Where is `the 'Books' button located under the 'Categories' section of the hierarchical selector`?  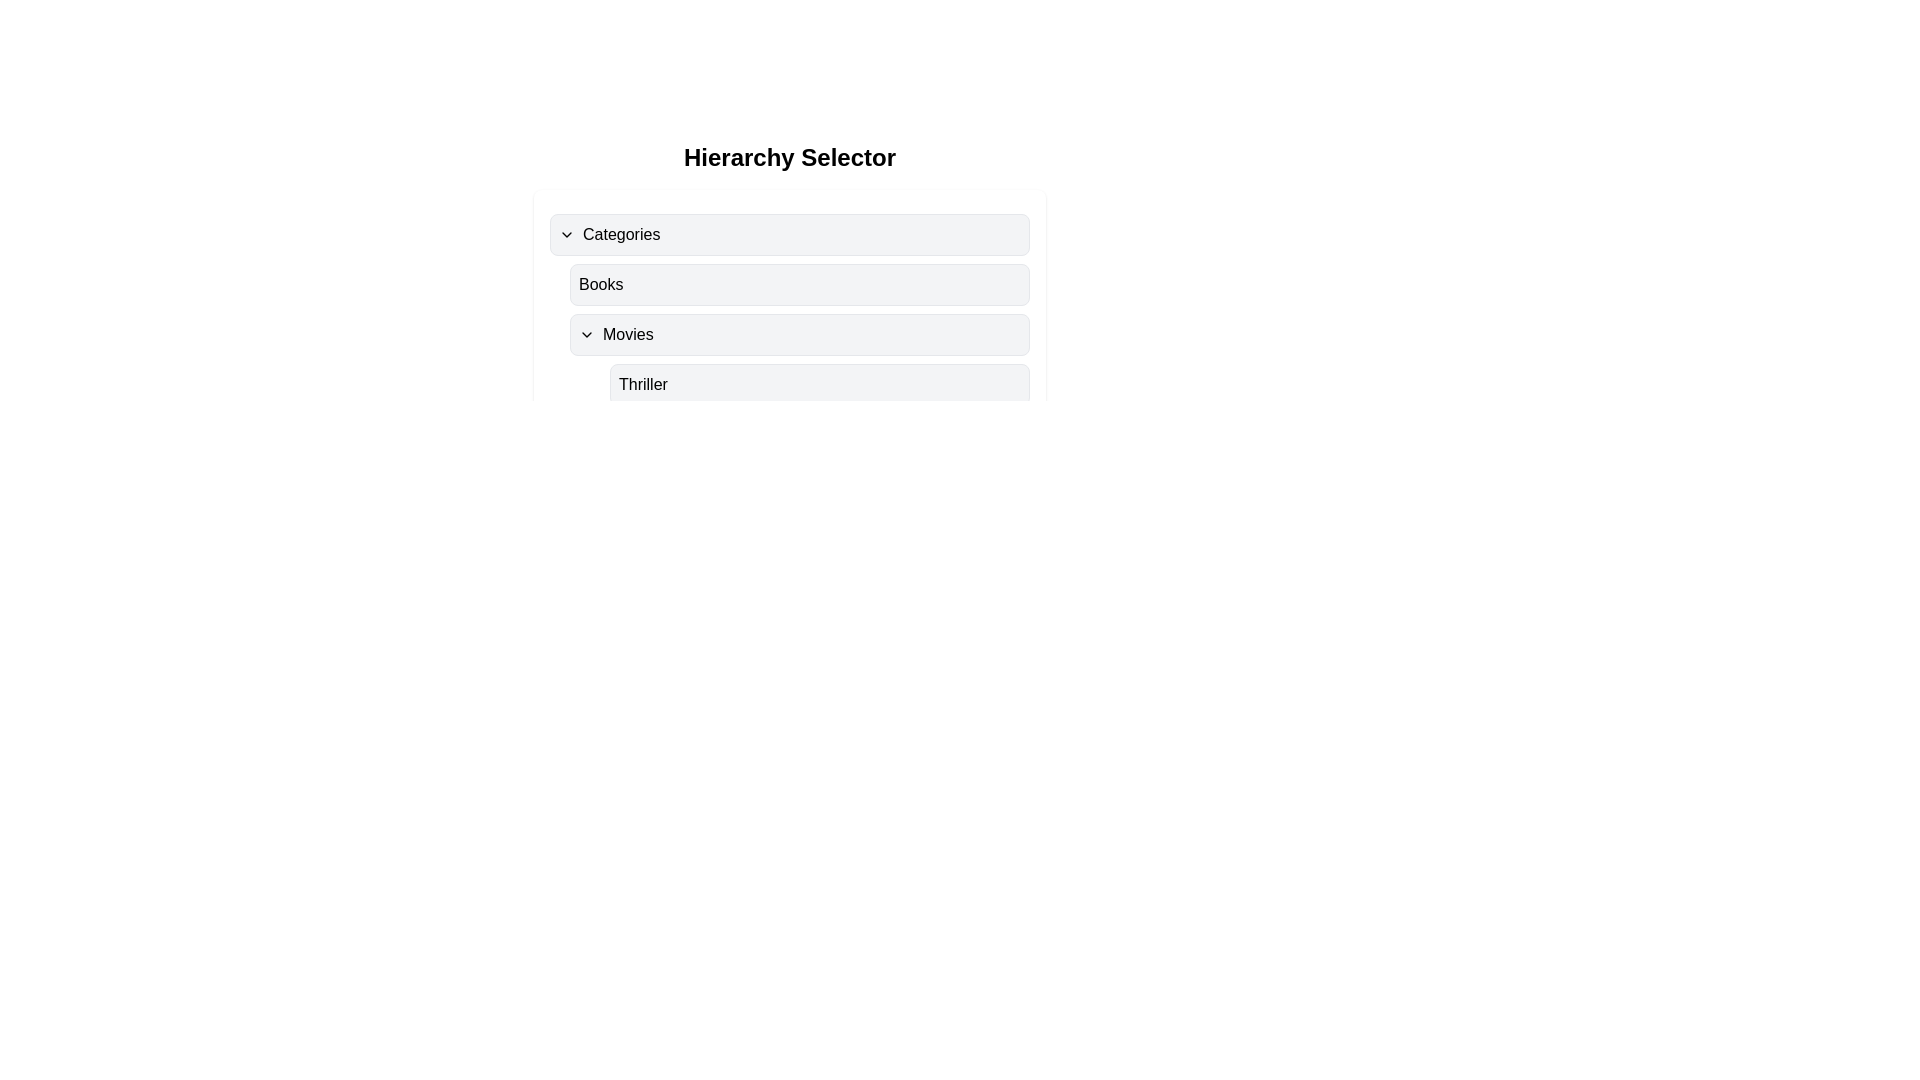 the 'Books' button located under the 'Categories' section of the hierarchical selector is located at coordinates (789, 309).